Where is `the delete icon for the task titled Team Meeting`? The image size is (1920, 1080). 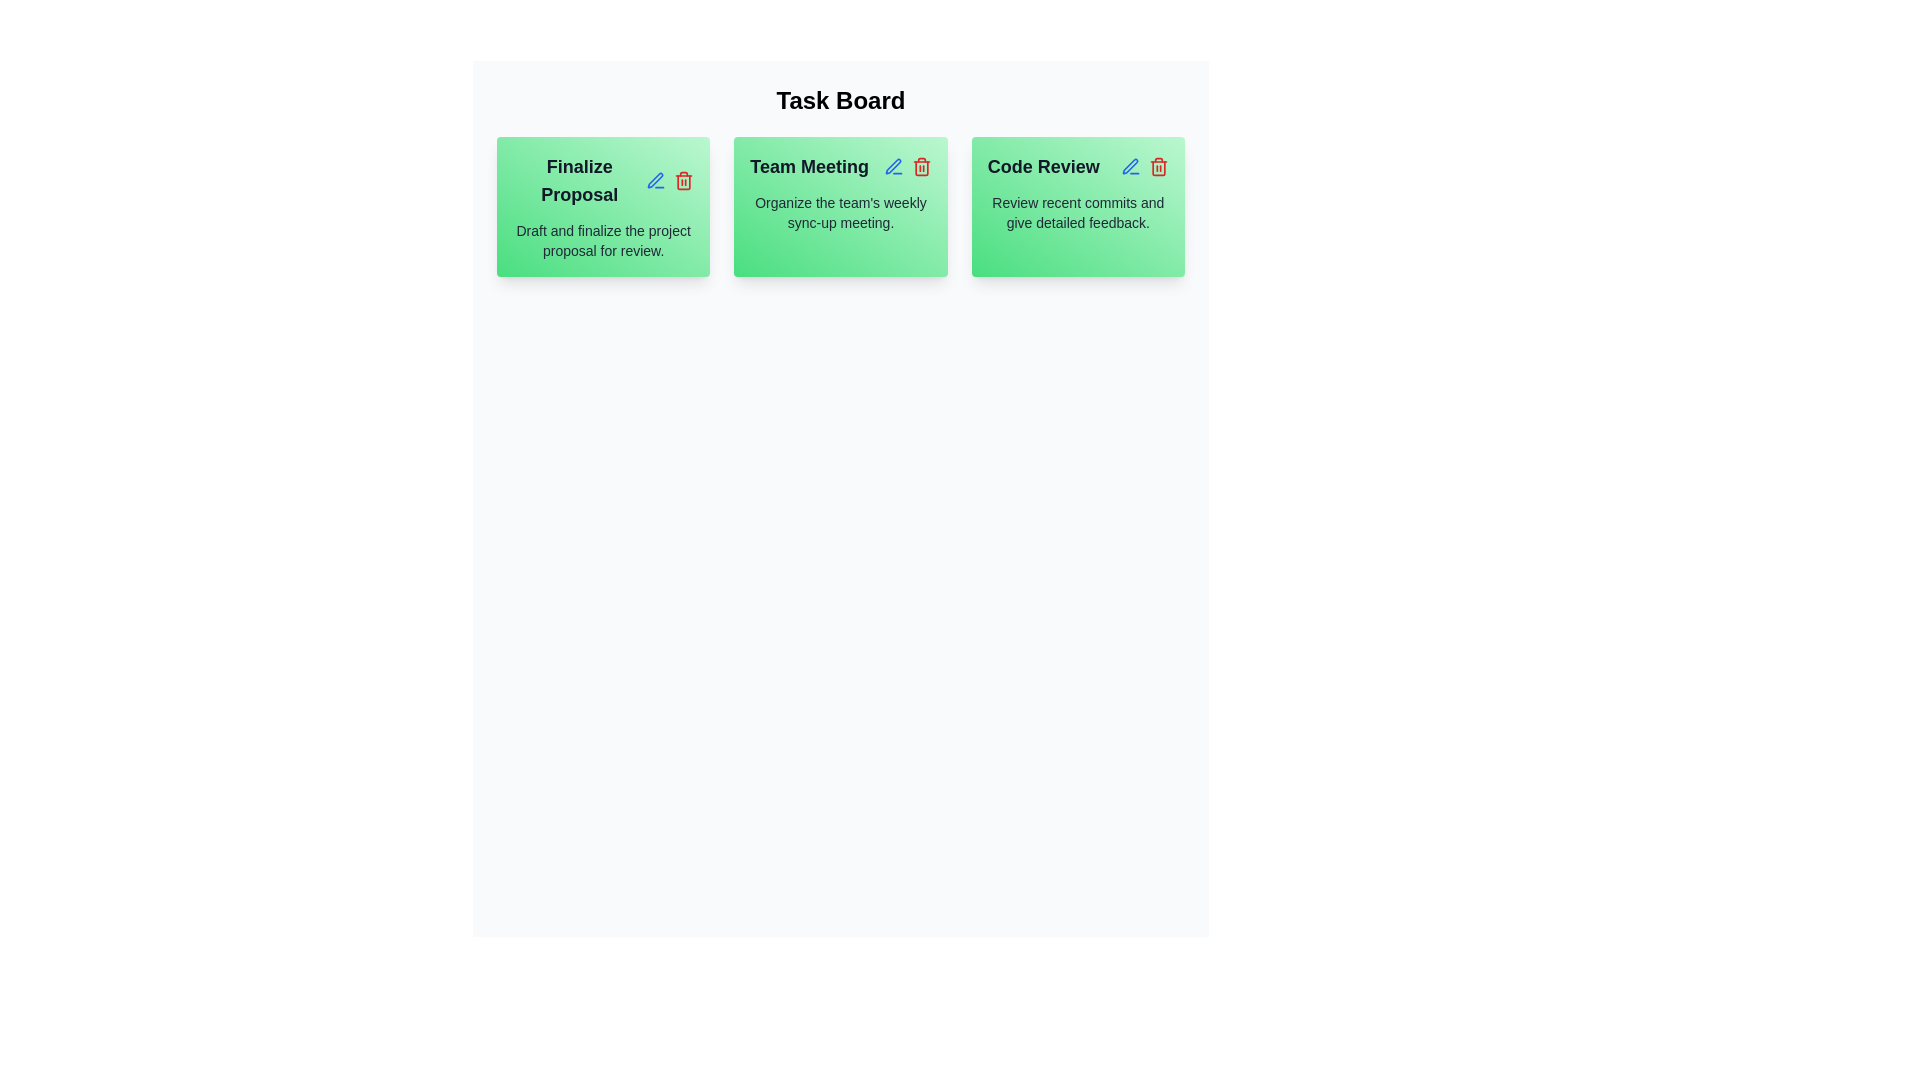 the delete icon for the task titled Team Meeting is located at coordinates (920, 165).